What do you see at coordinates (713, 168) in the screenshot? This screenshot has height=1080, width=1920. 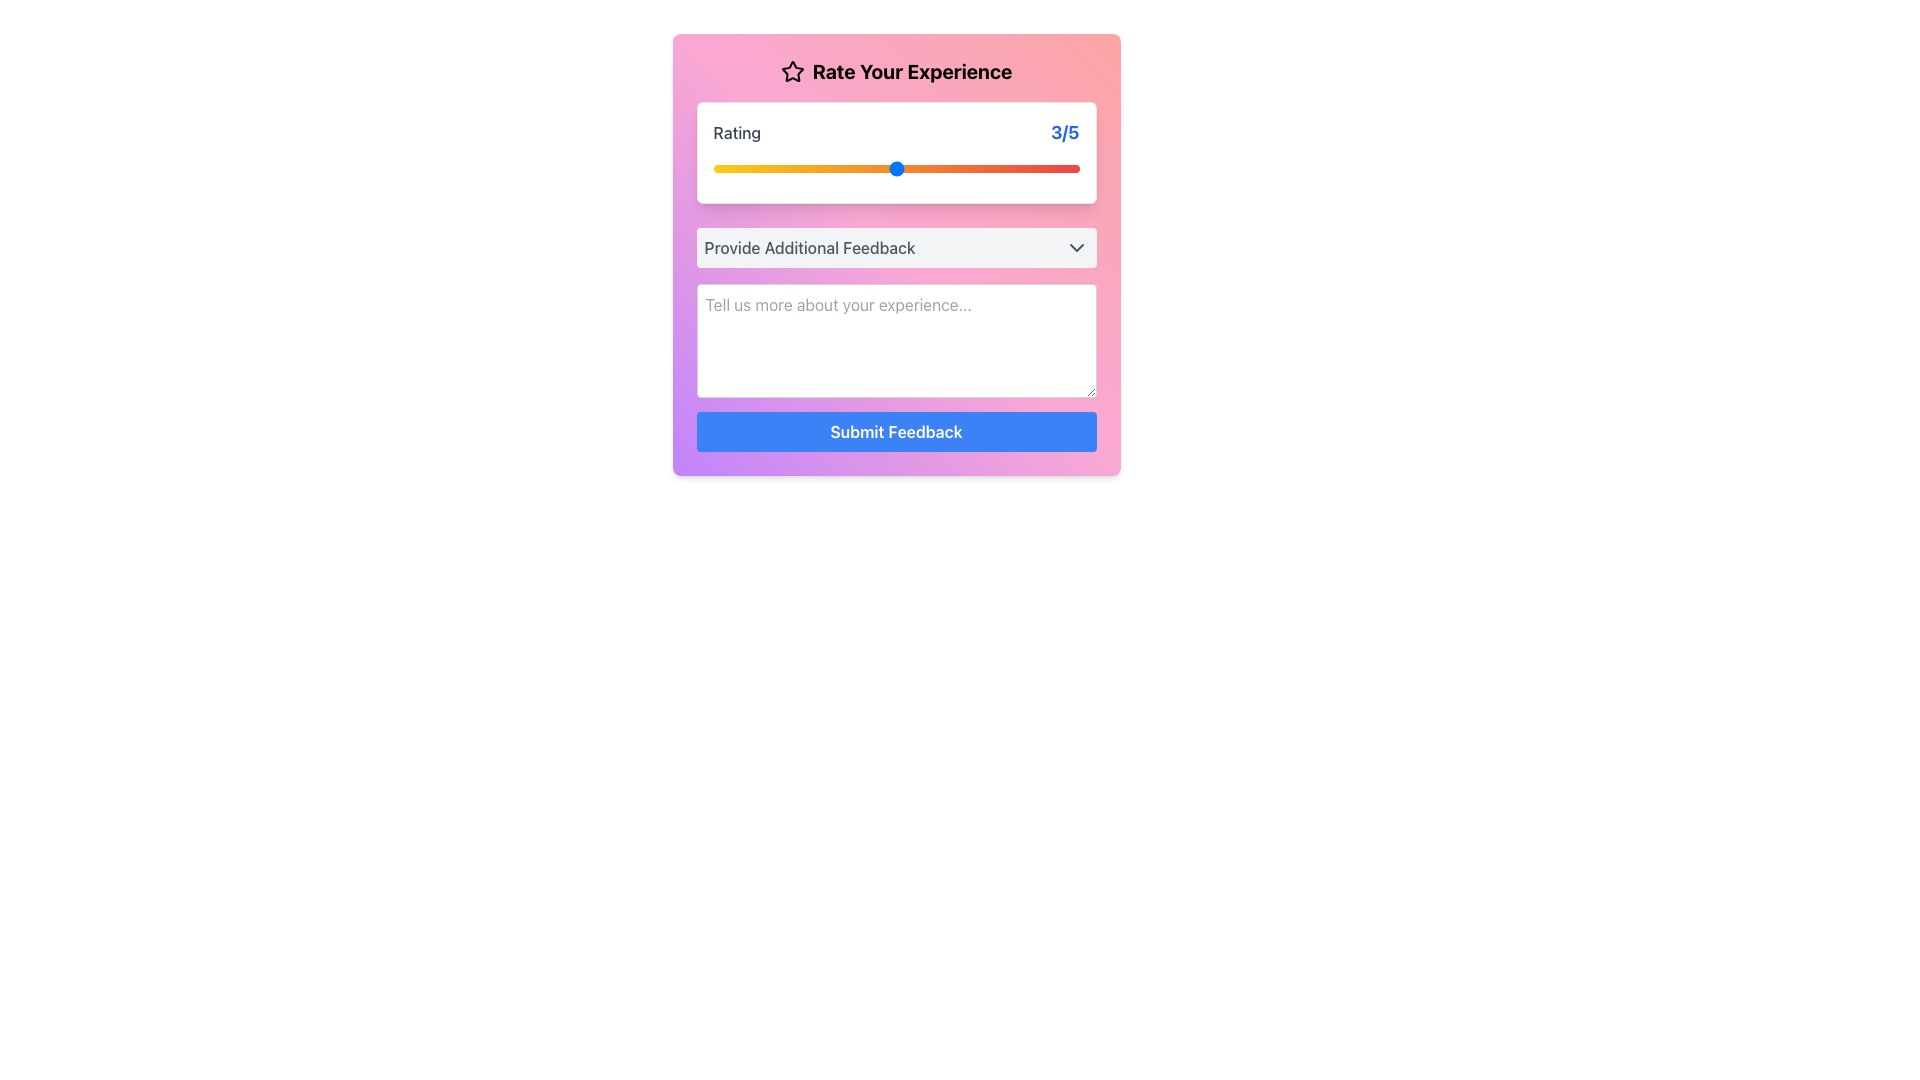 I see `the rating` at bounding box center [713, 168].